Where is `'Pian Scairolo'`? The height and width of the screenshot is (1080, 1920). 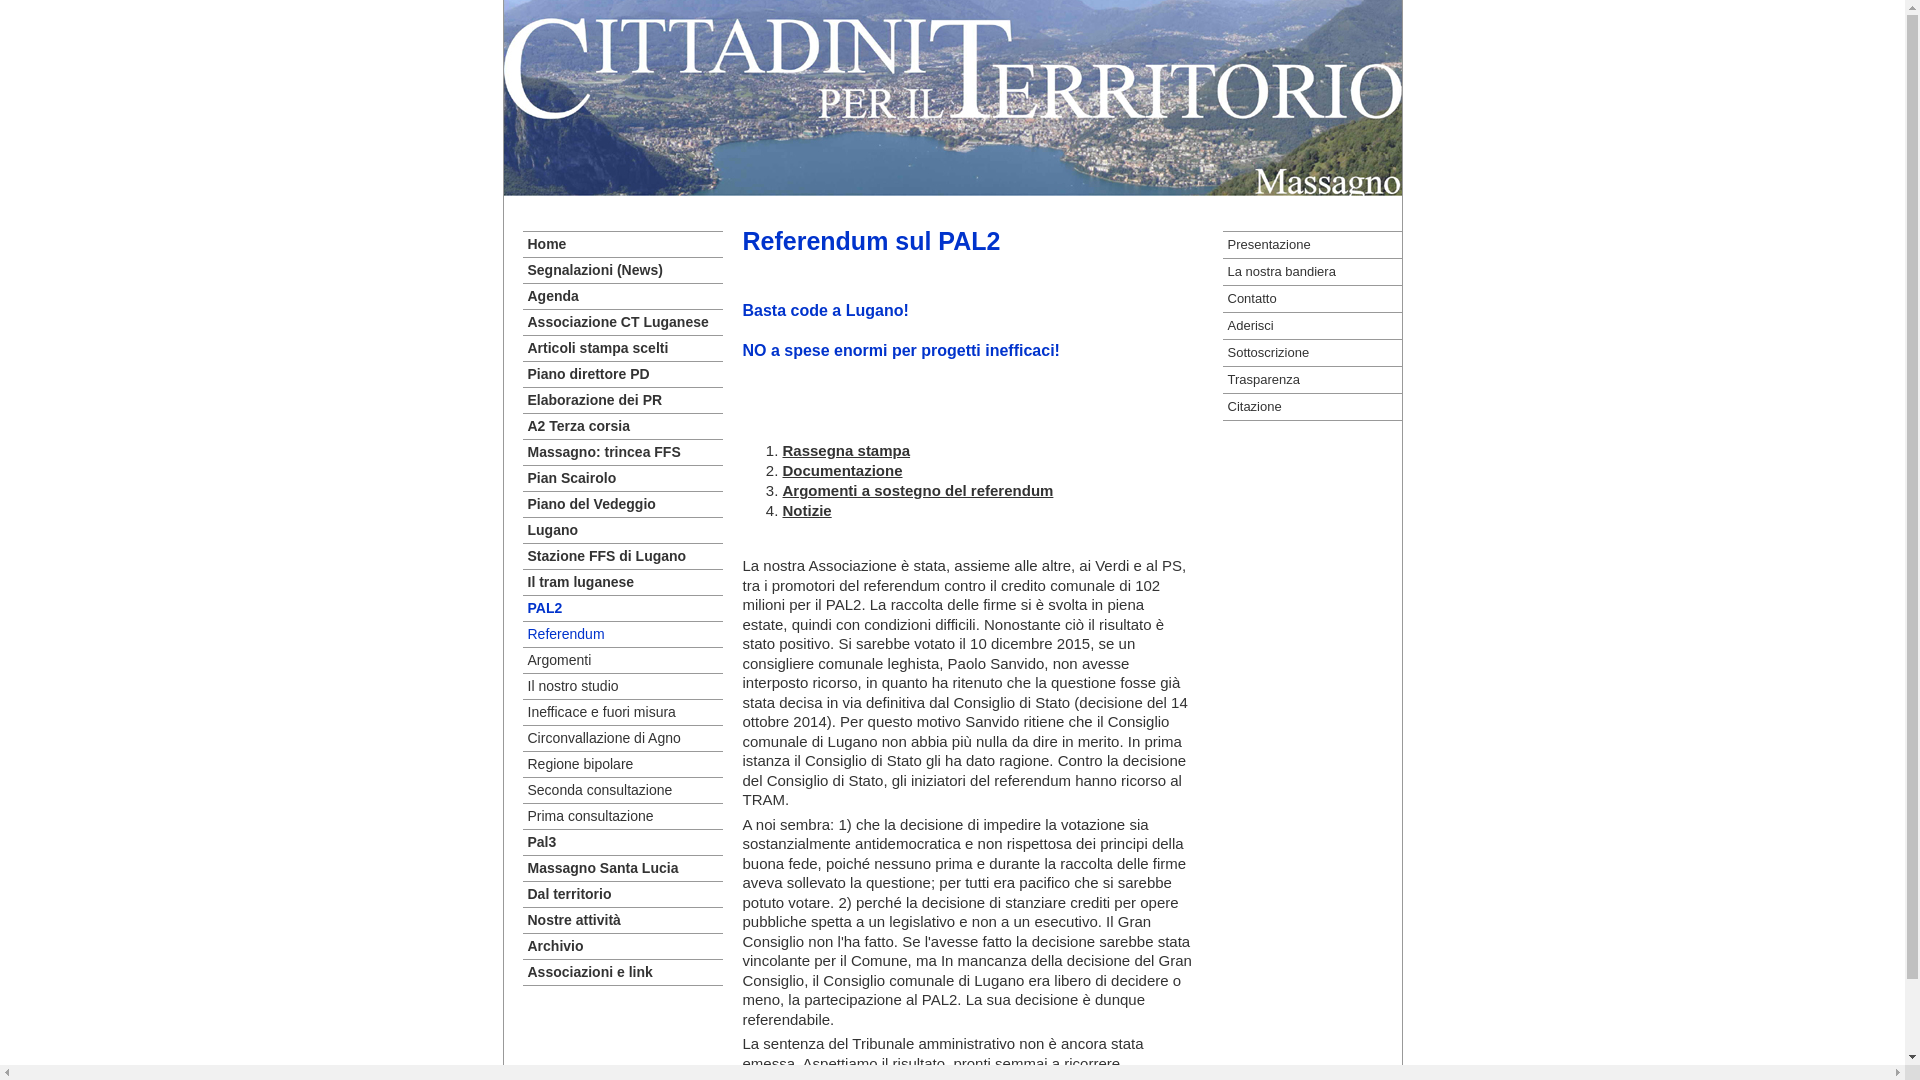
'Pian Scairolo' is located at coordinates (621, 478).